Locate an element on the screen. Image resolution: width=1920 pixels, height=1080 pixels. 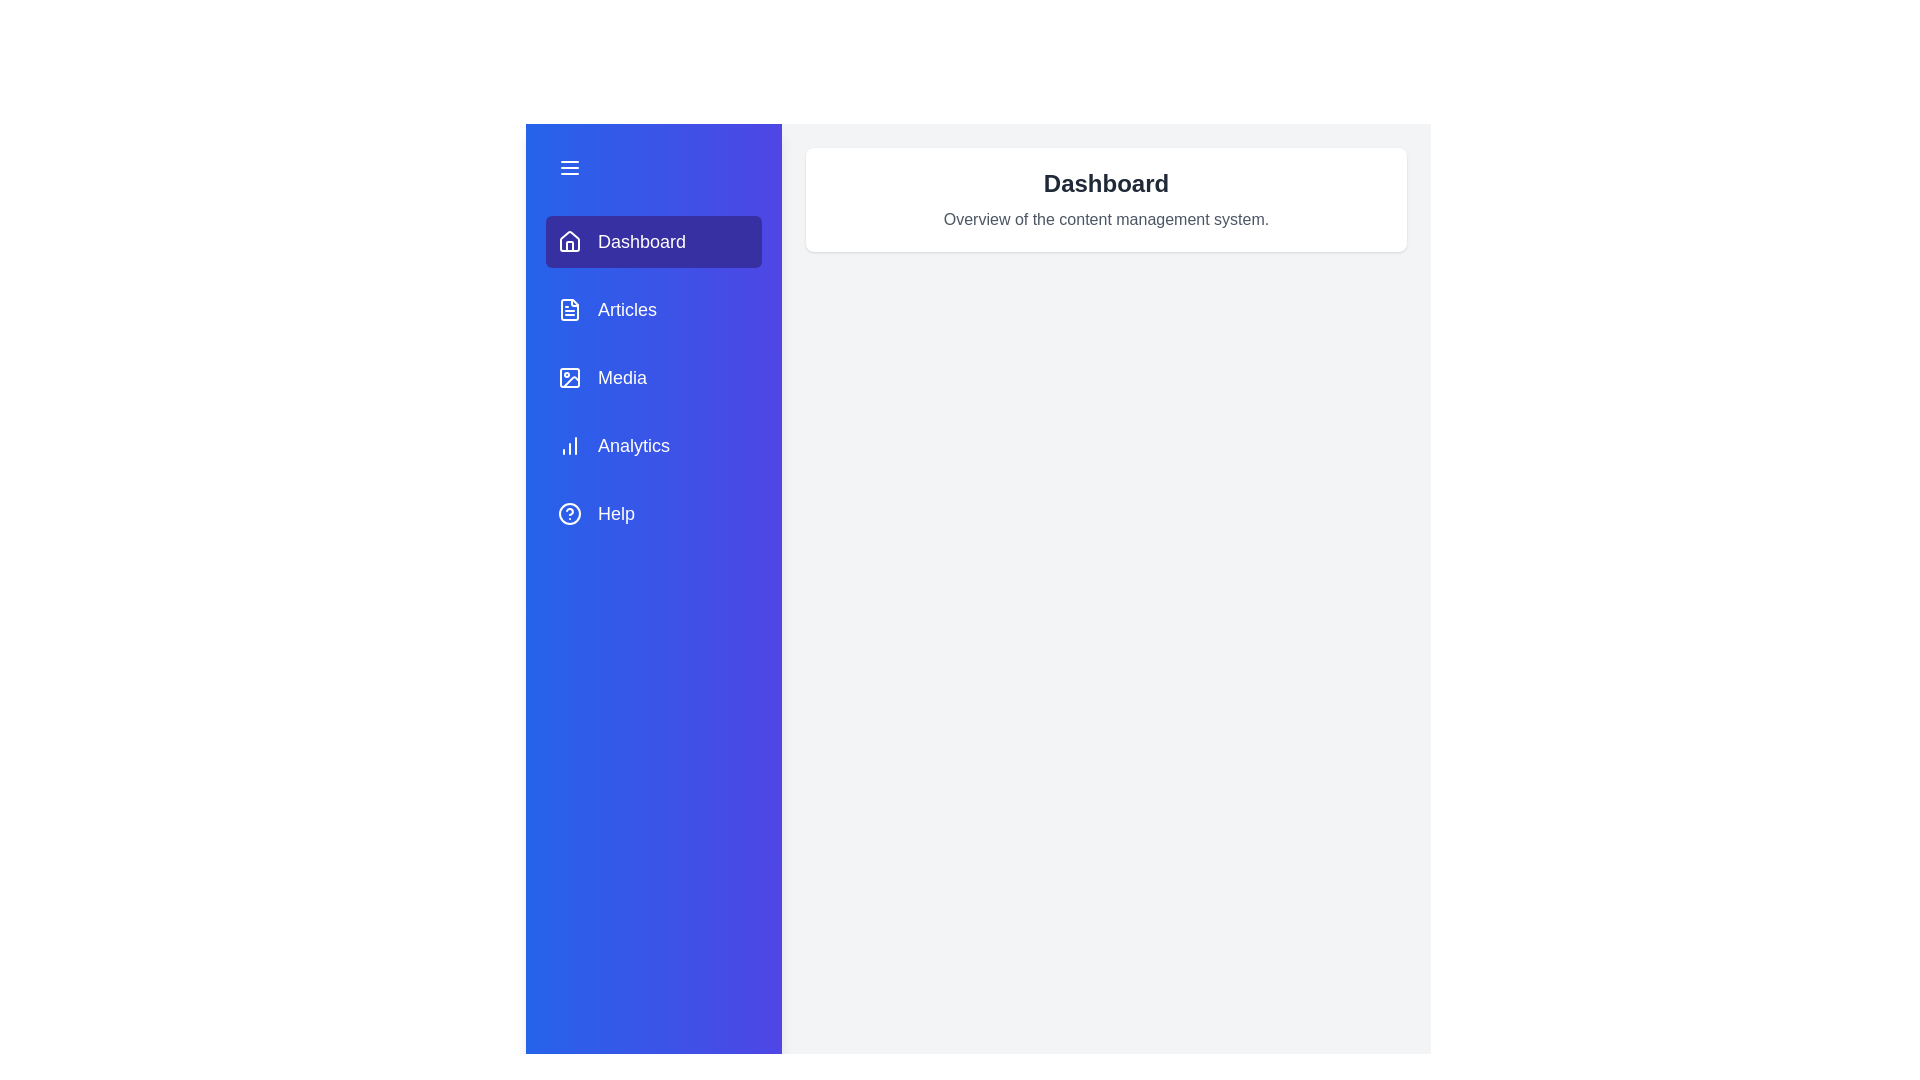
the tab labeled Media to highlight it is located at coordinates (653, 378).